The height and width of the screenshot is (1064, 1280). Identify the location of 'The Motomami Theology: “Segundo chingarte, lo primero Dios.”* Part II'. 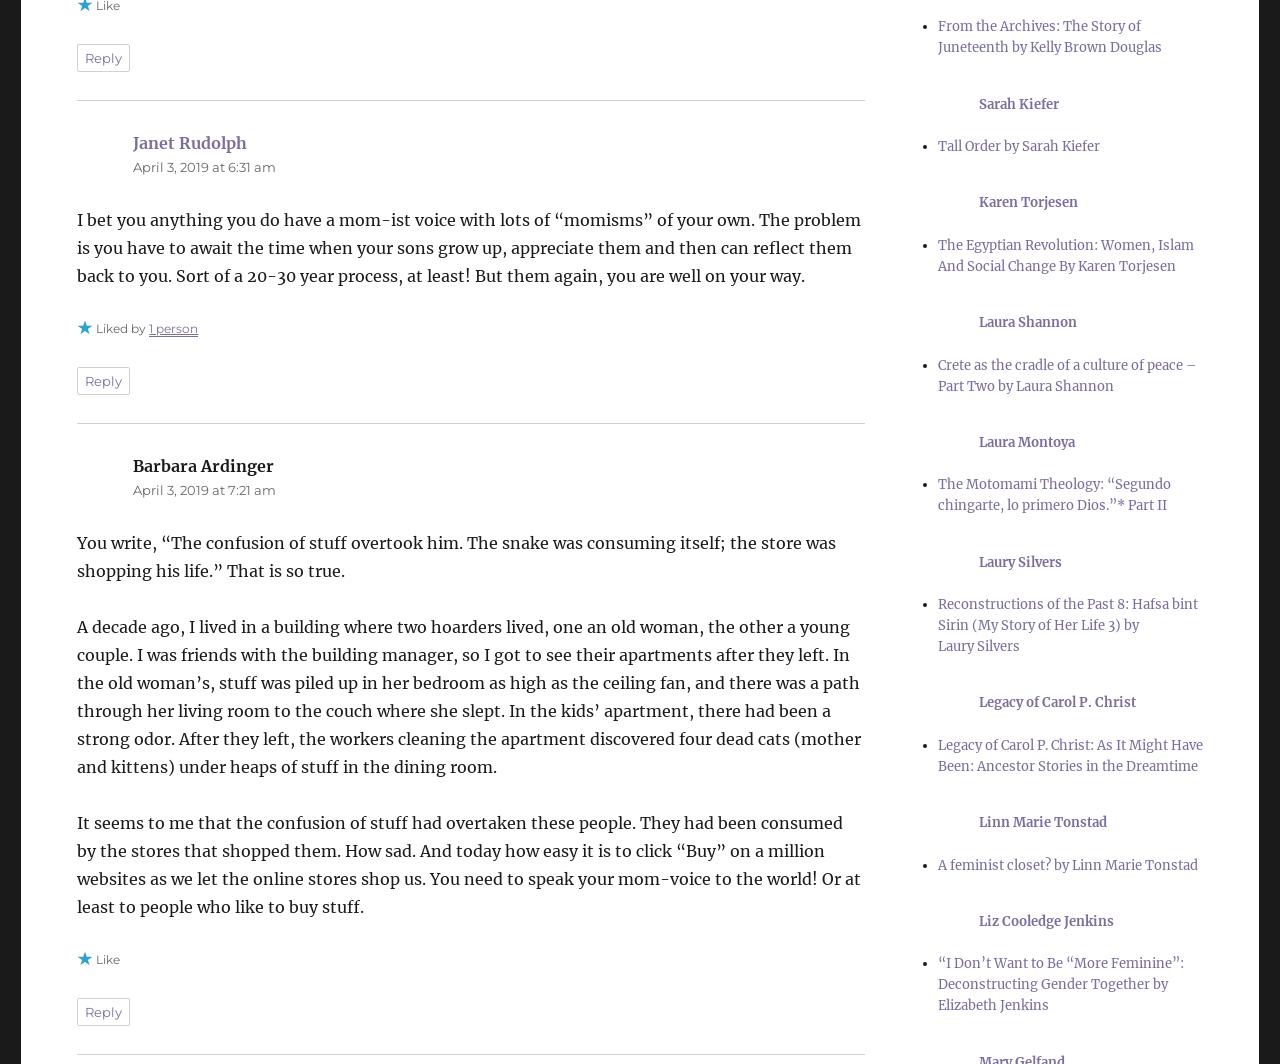
(1052, 494).